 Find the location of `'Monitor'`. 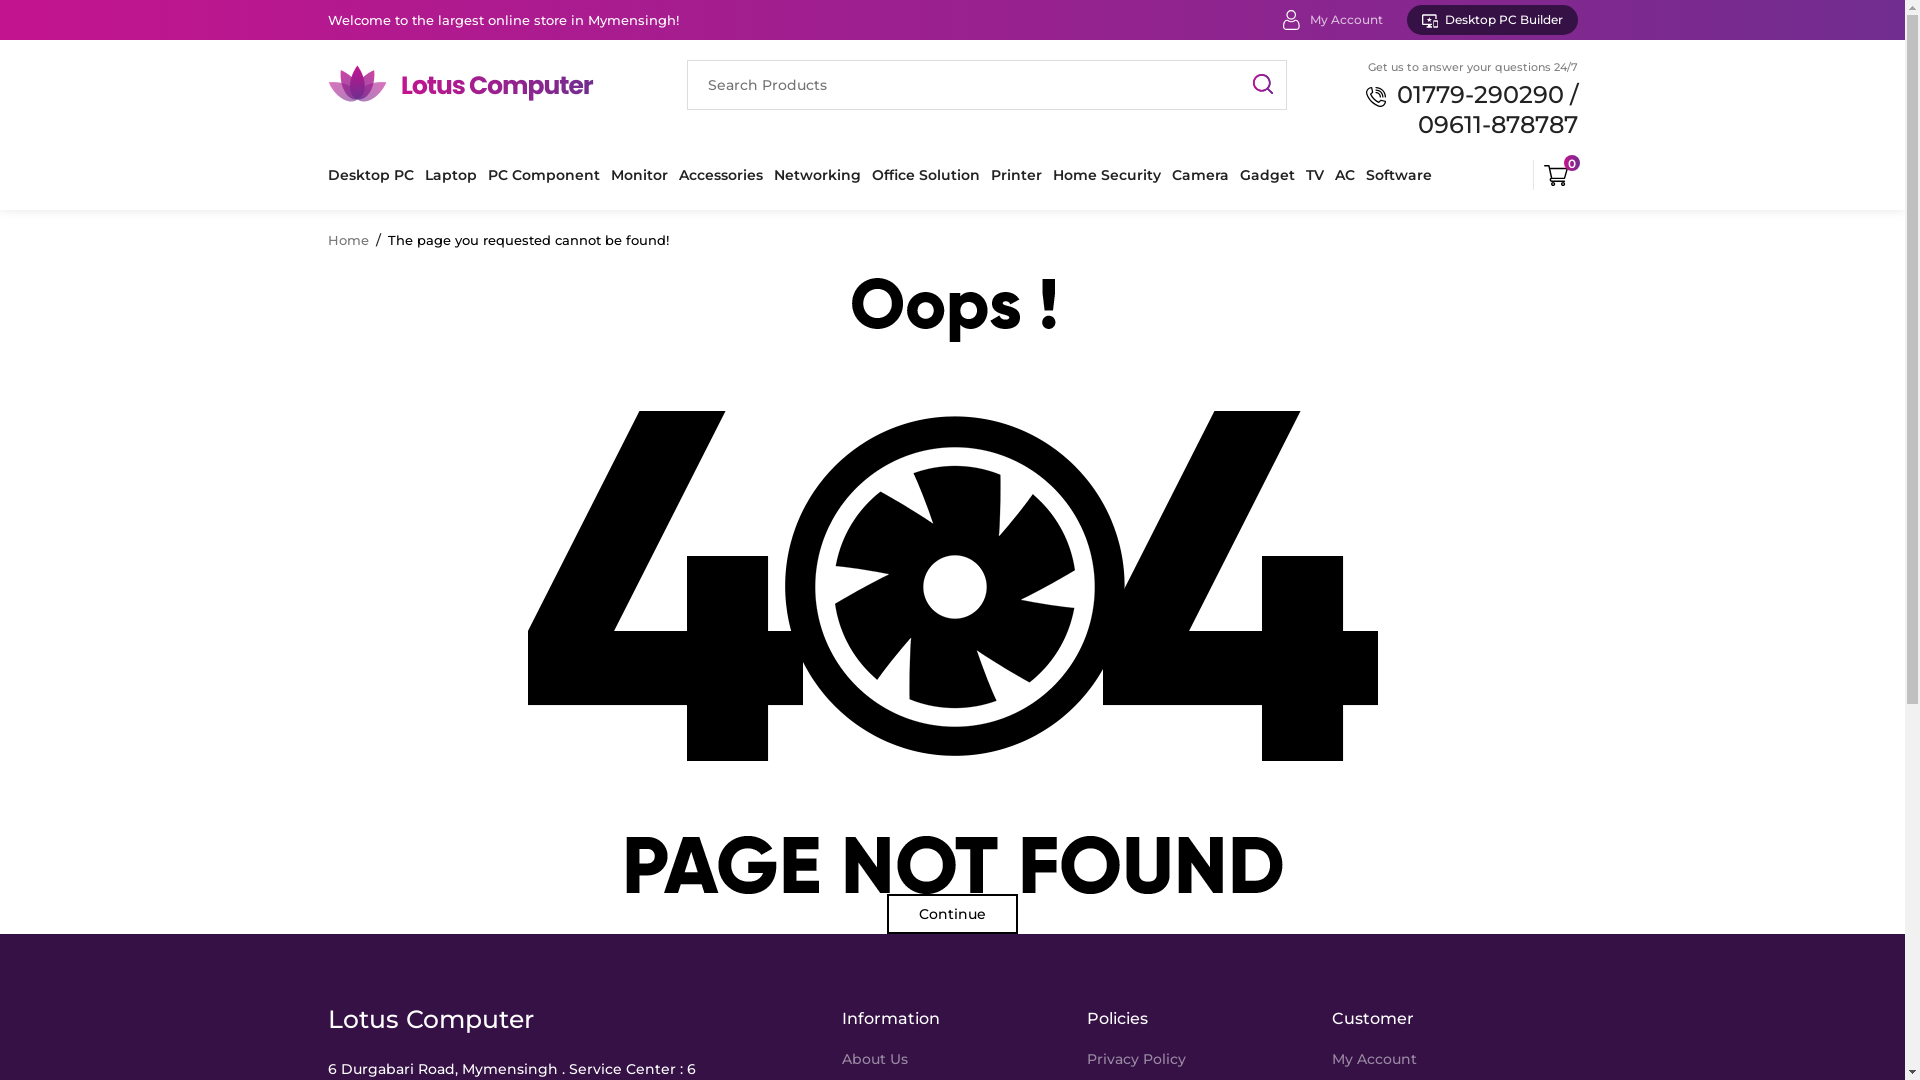

'Monitor' is located at coordinates (637, 173).